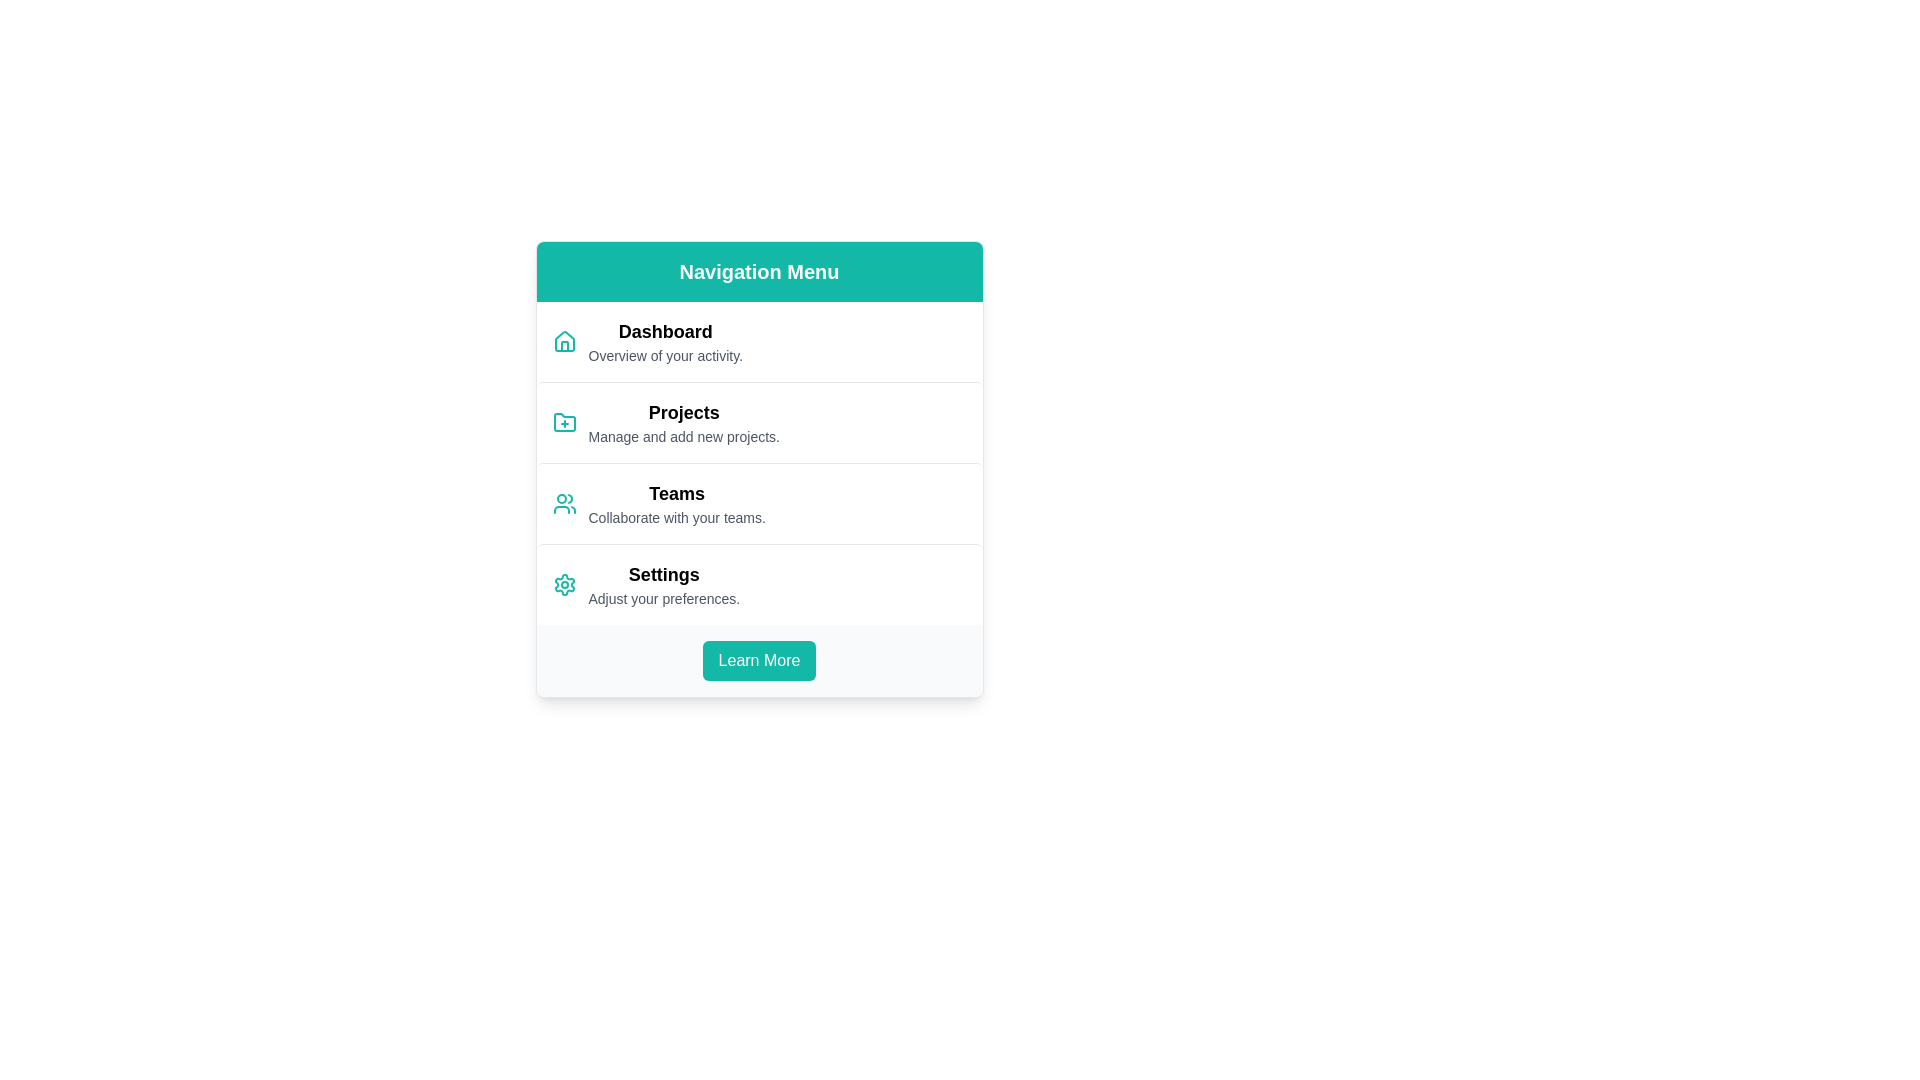  Describe the element at coordinates (758, 421) in the screenshot. I see `to select the second navigational option in the vertical list, which is intended for accessing or managing projects` at that location.